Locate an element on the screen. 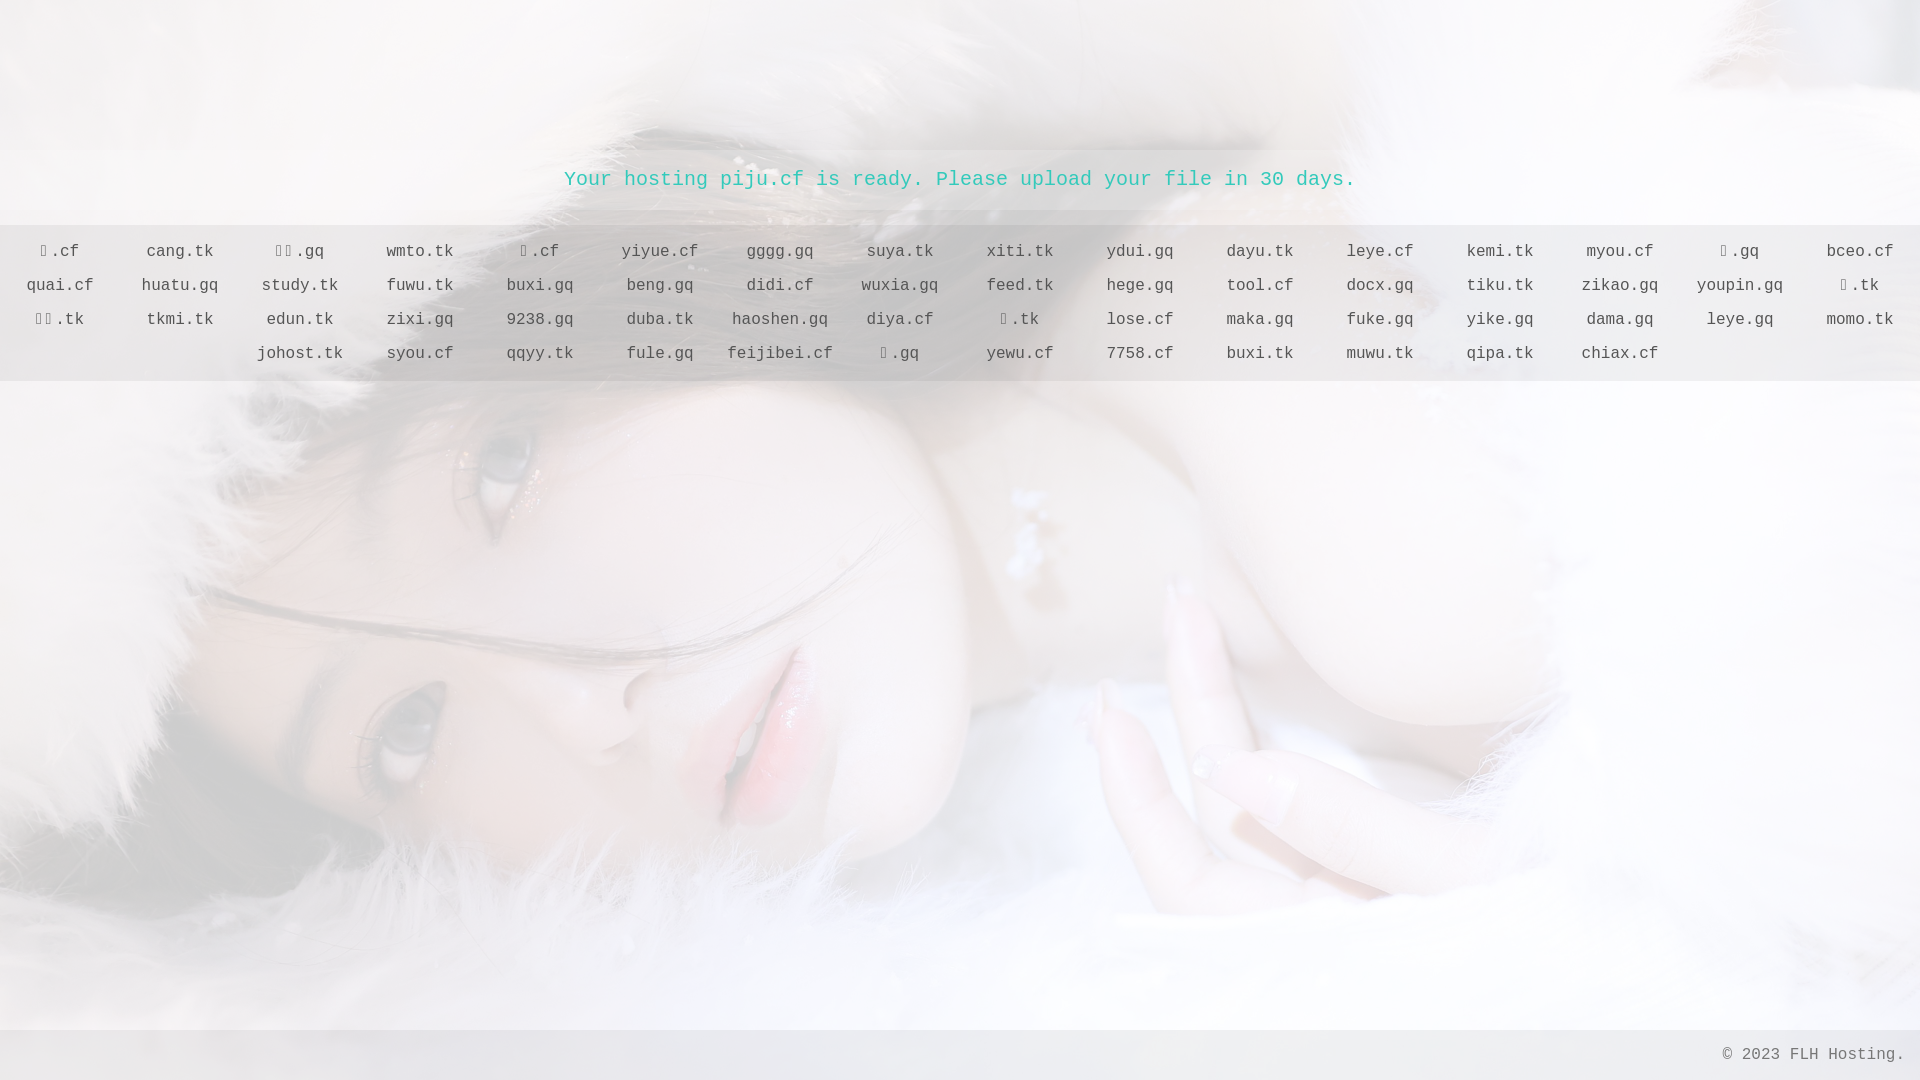  'fuwu.tk' is located at coordinates (419, 285).